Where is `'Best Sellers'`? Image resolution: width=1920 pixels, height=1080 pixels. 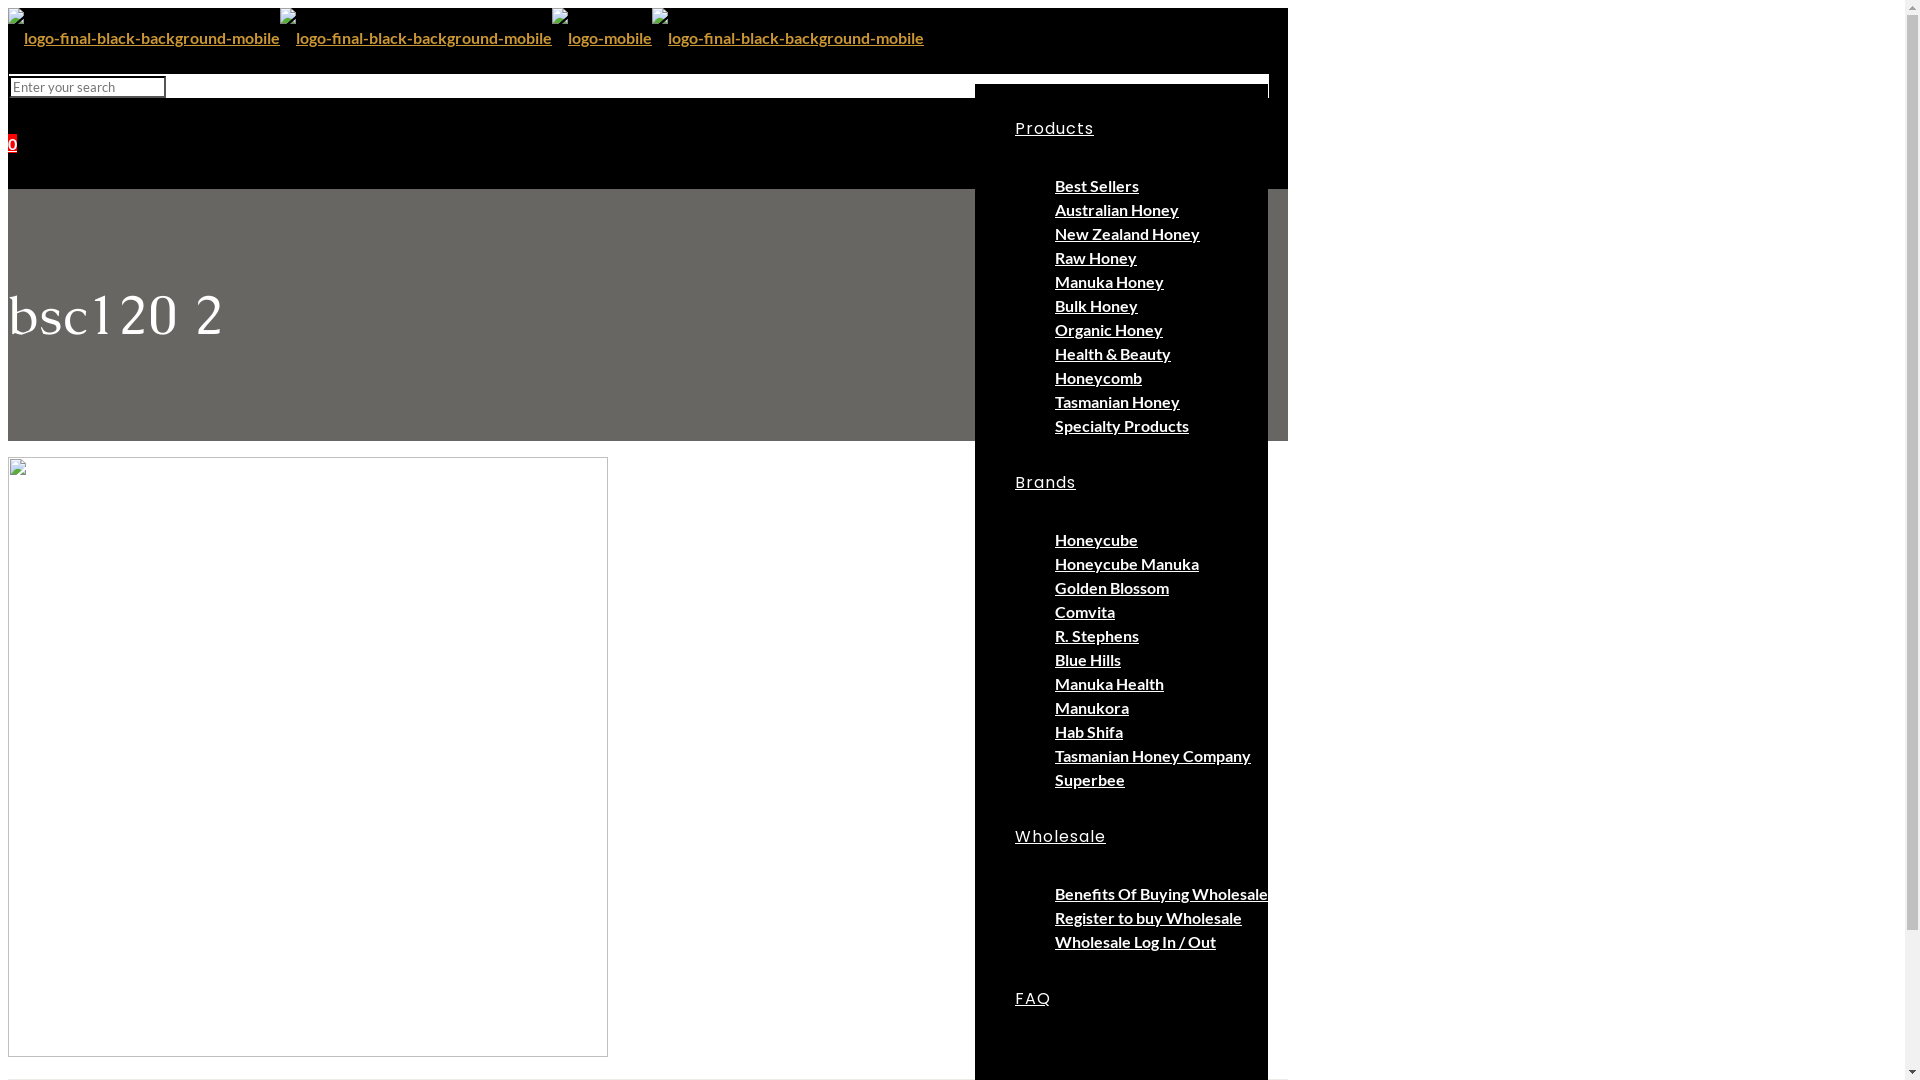
'Best Sellers' is located at coordinates (1096, 185).